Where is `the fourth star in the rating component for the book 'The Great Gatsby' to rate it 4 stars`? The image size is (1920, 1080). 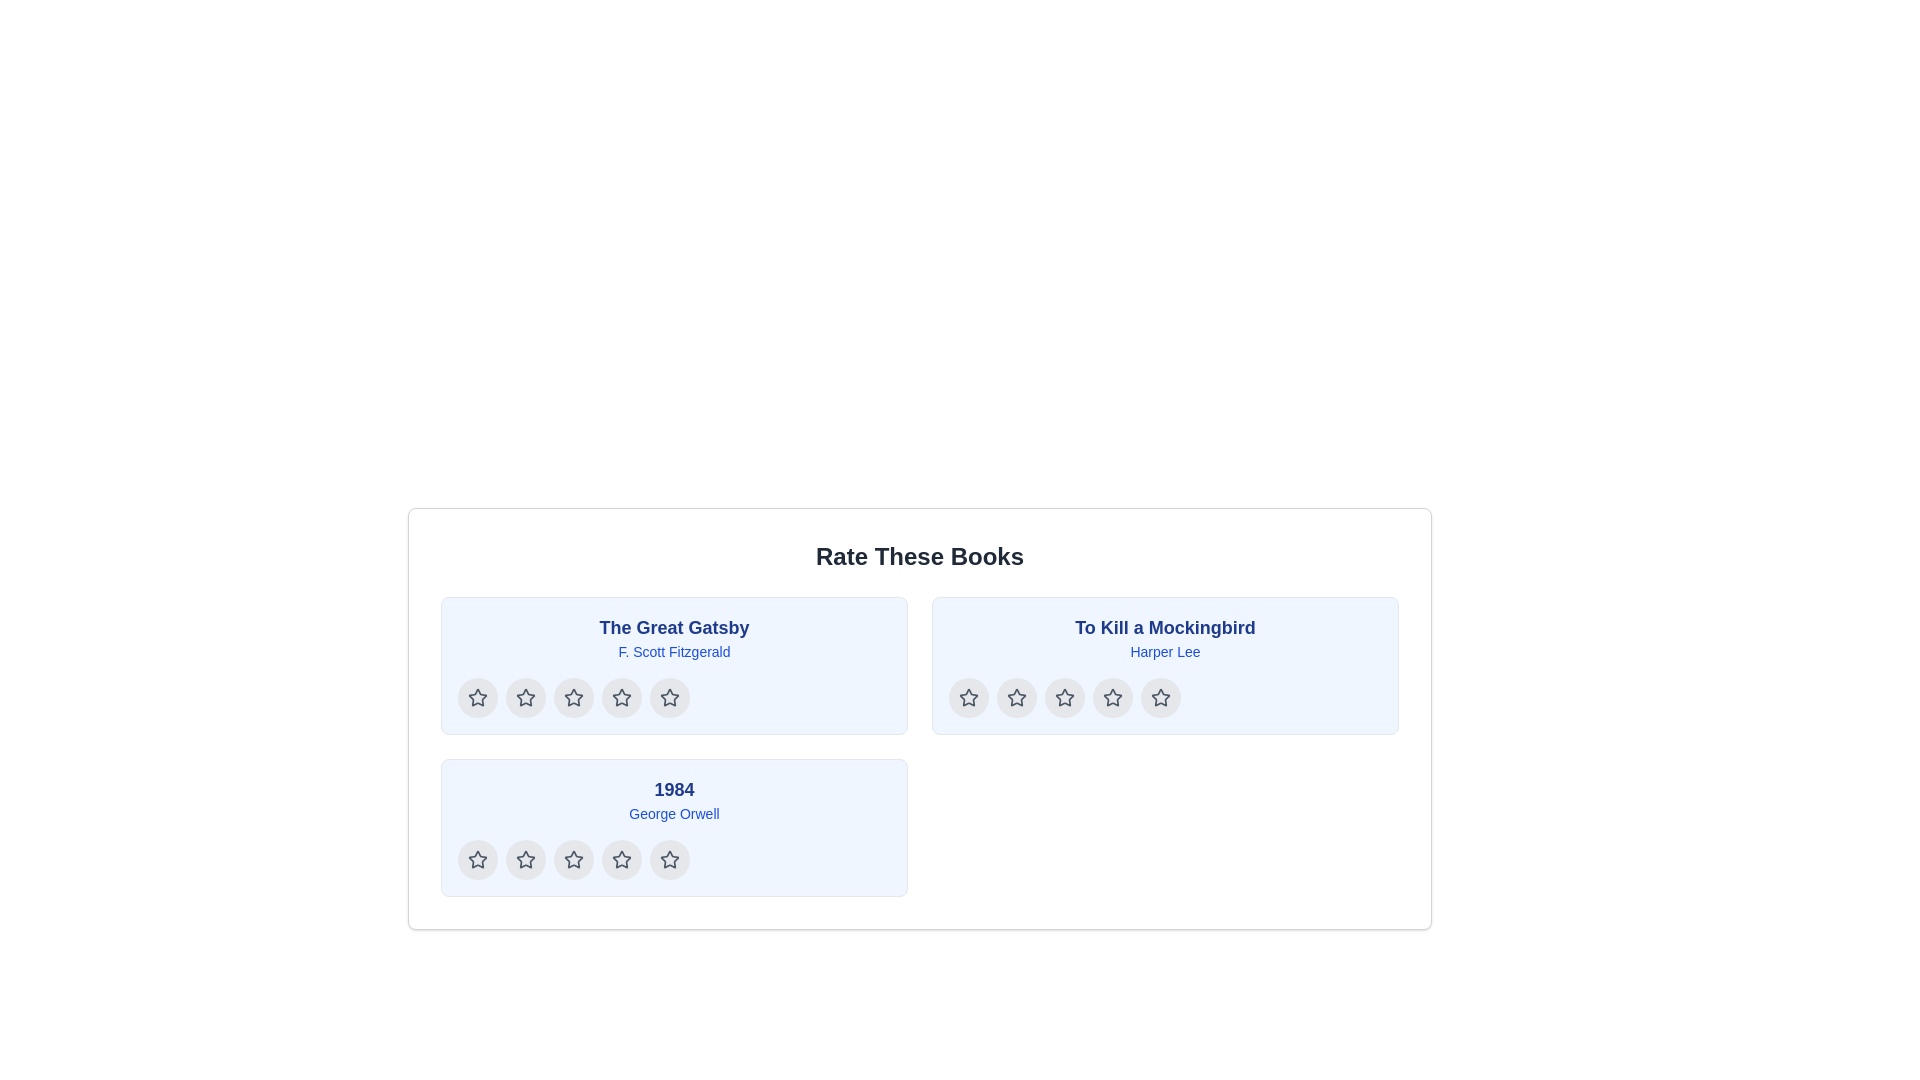 the fourth star in the rating component for the book 'The Great Gatsby' to rate it 4 stars is located at coordinates (674, 697).